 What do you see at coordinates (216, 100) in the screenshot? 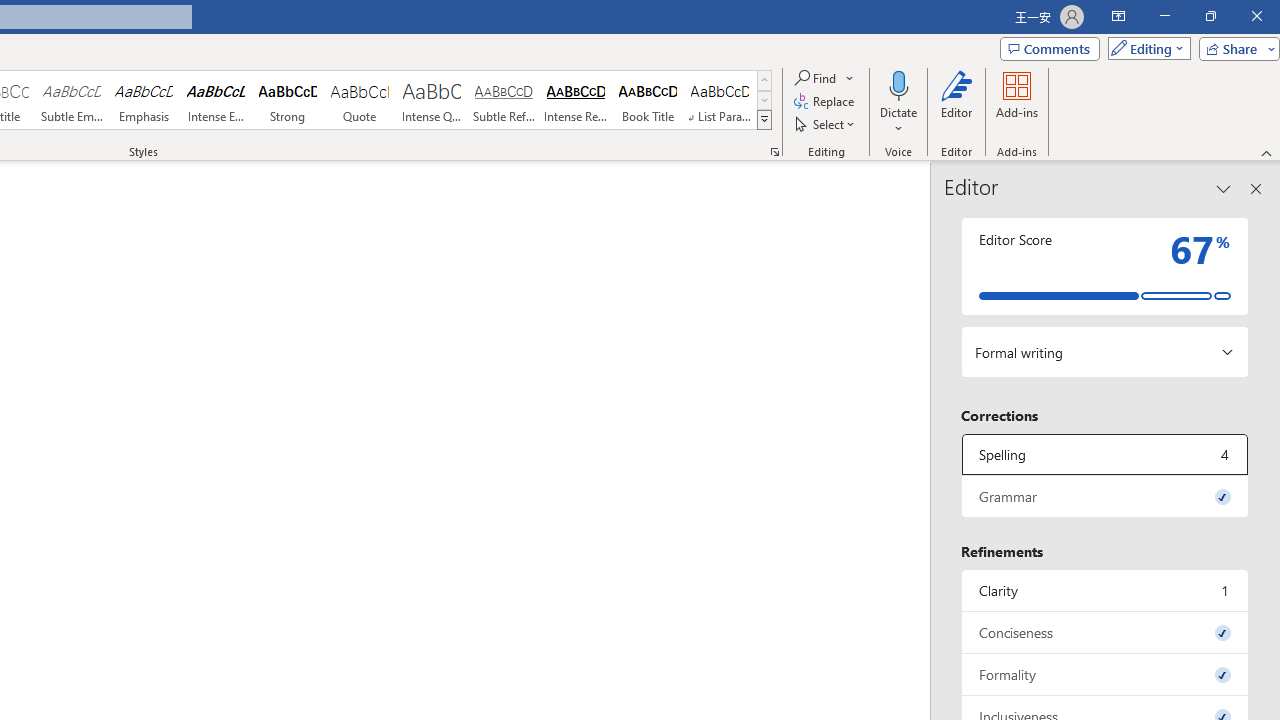
I see `'Intense Emphasis'` at bounding box center [216, 100].